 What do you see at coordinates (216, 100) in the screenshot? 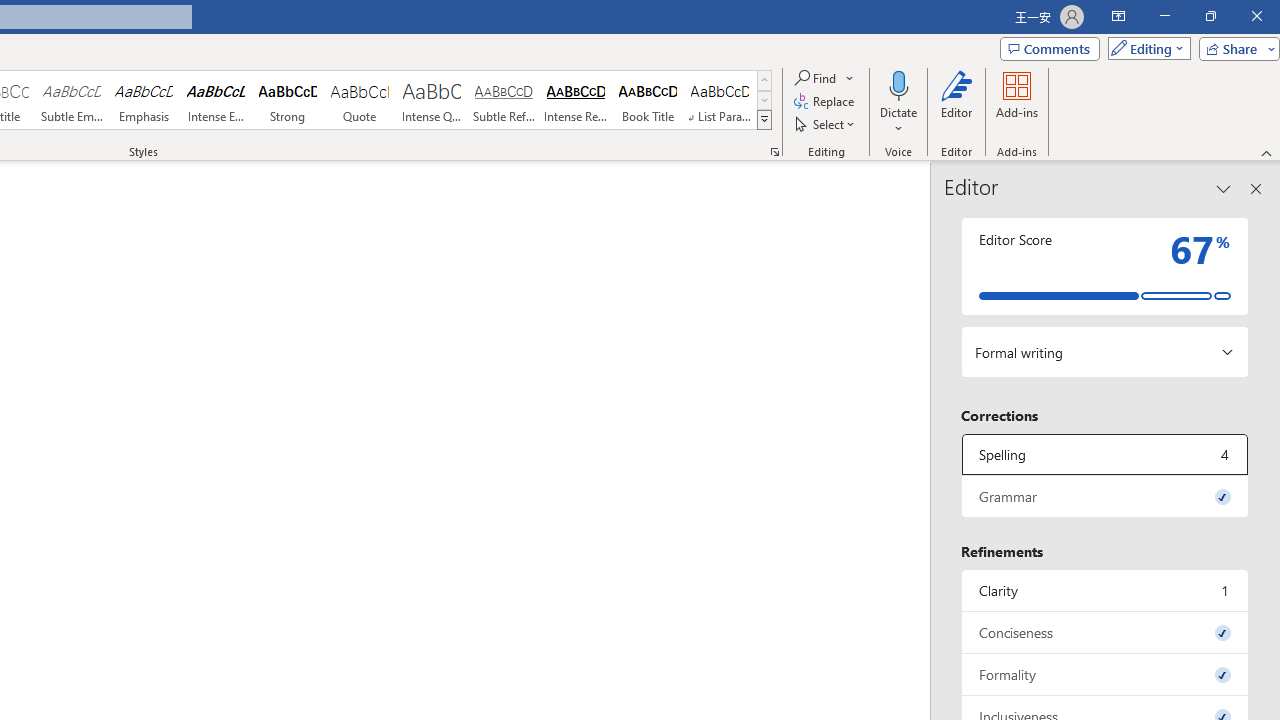
I see `'Intense Emphasis'` at bounding box center [216, 100].